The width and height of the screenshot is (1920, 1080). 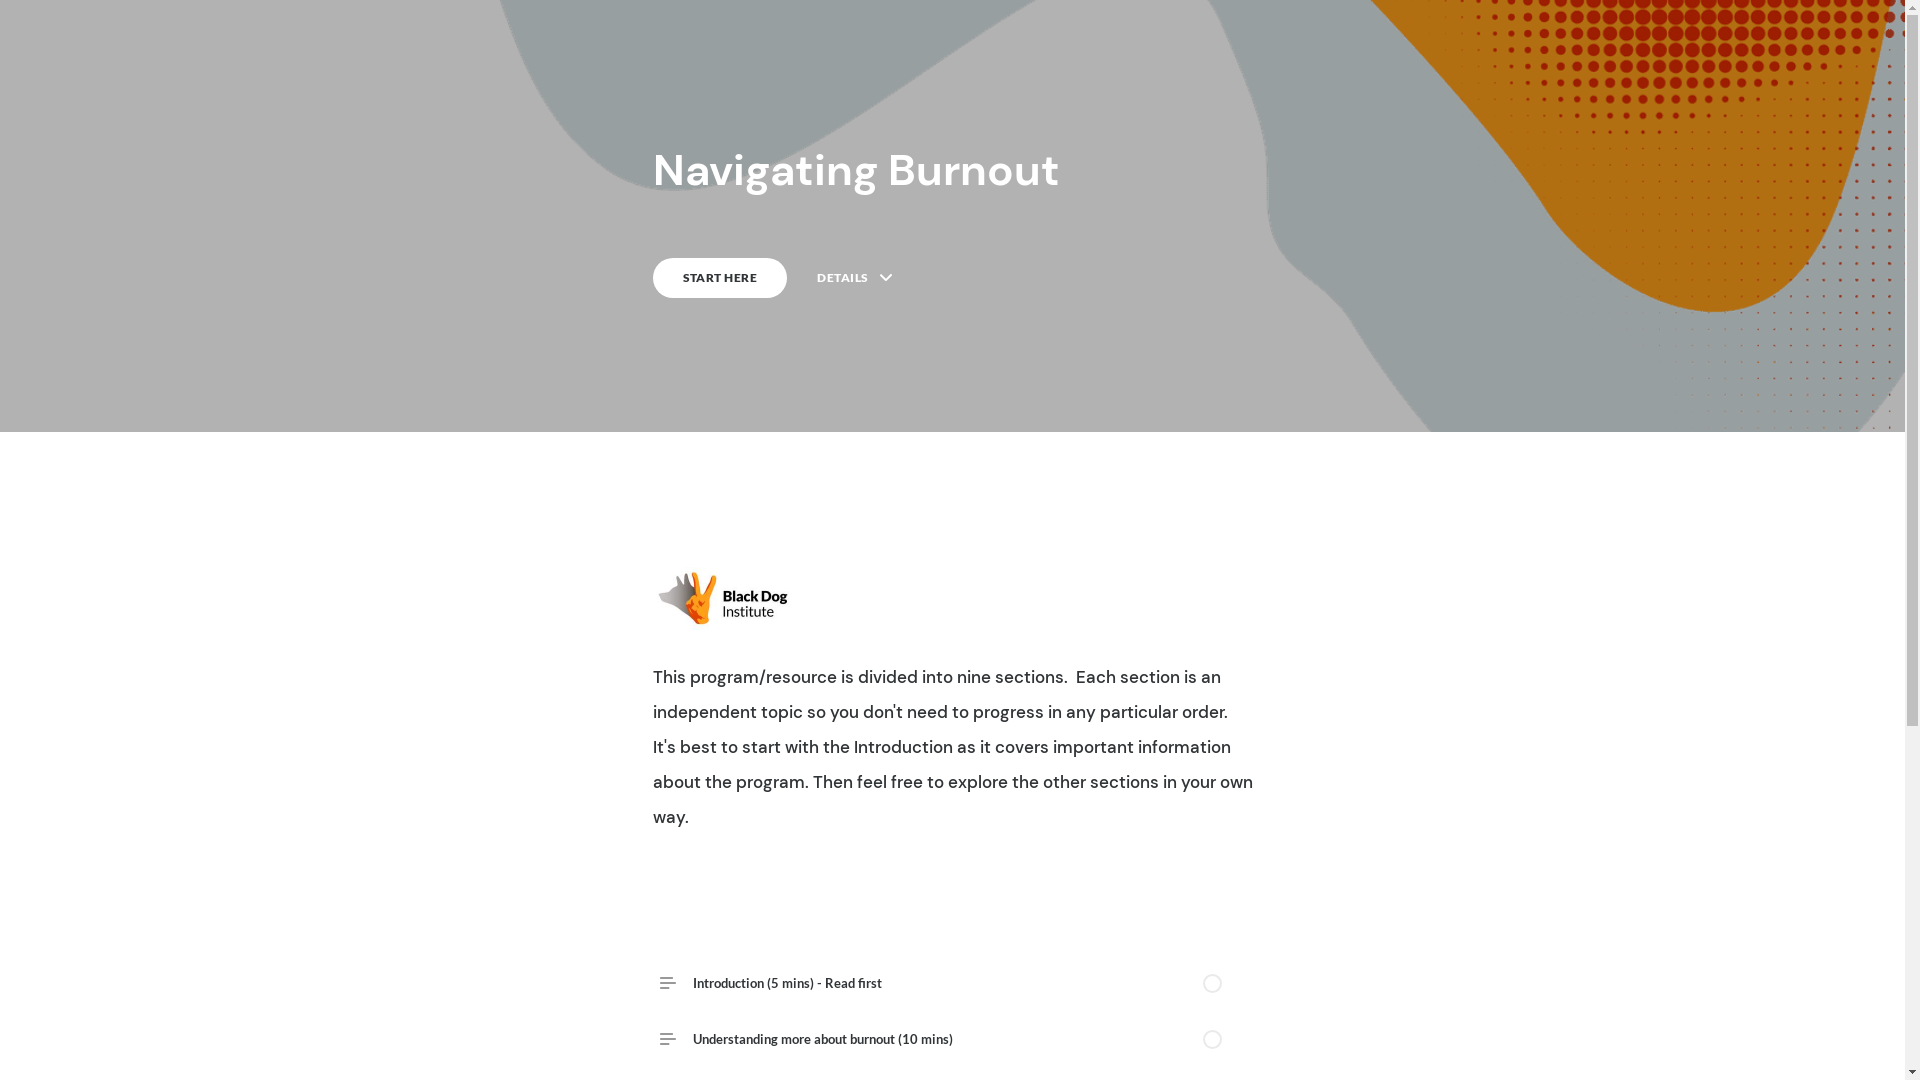 I want to click on 'DETAILSMORECARET POINTING DOWN', so click(x=816, y=277).